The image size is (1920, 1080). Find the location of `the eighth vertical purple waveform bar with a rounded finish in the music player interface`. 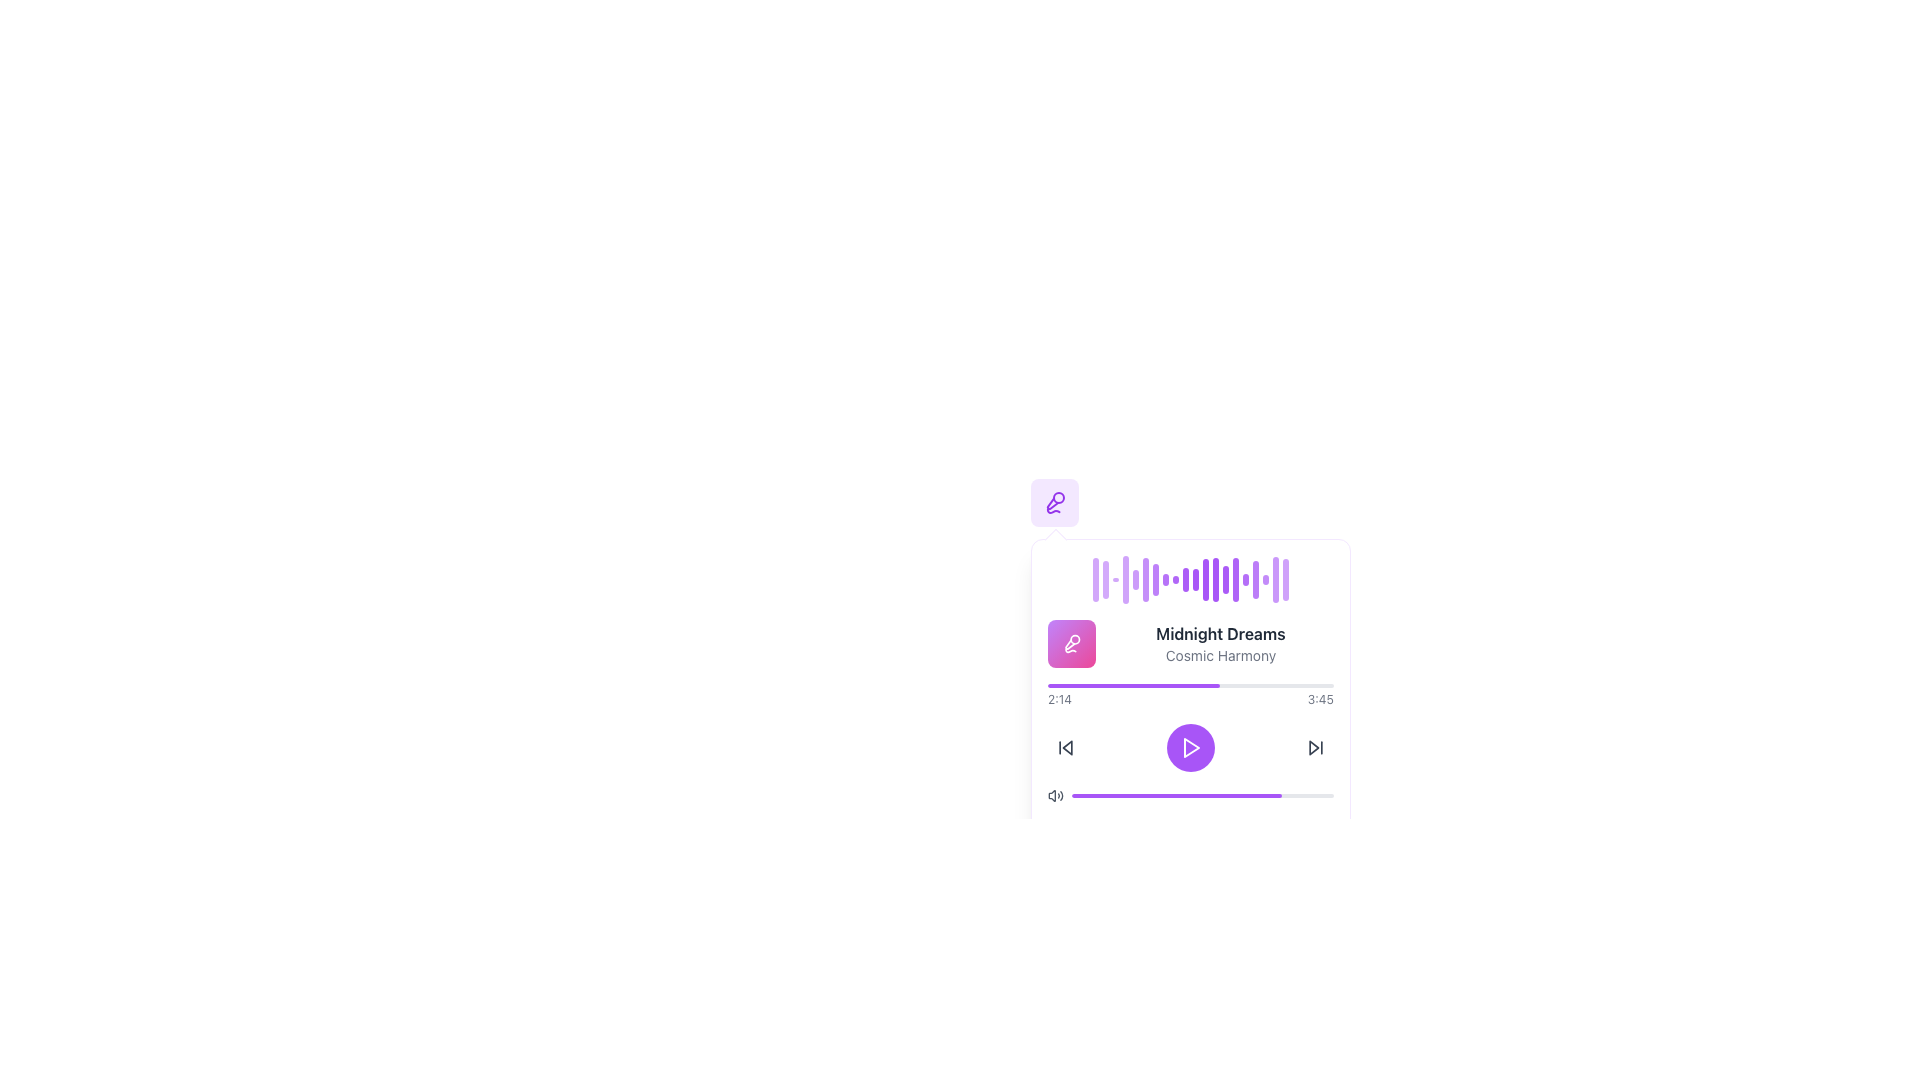

the eighth vertical purple waveform bar with a rounded finish in the music player interface is located at coordinates (1166, 579).